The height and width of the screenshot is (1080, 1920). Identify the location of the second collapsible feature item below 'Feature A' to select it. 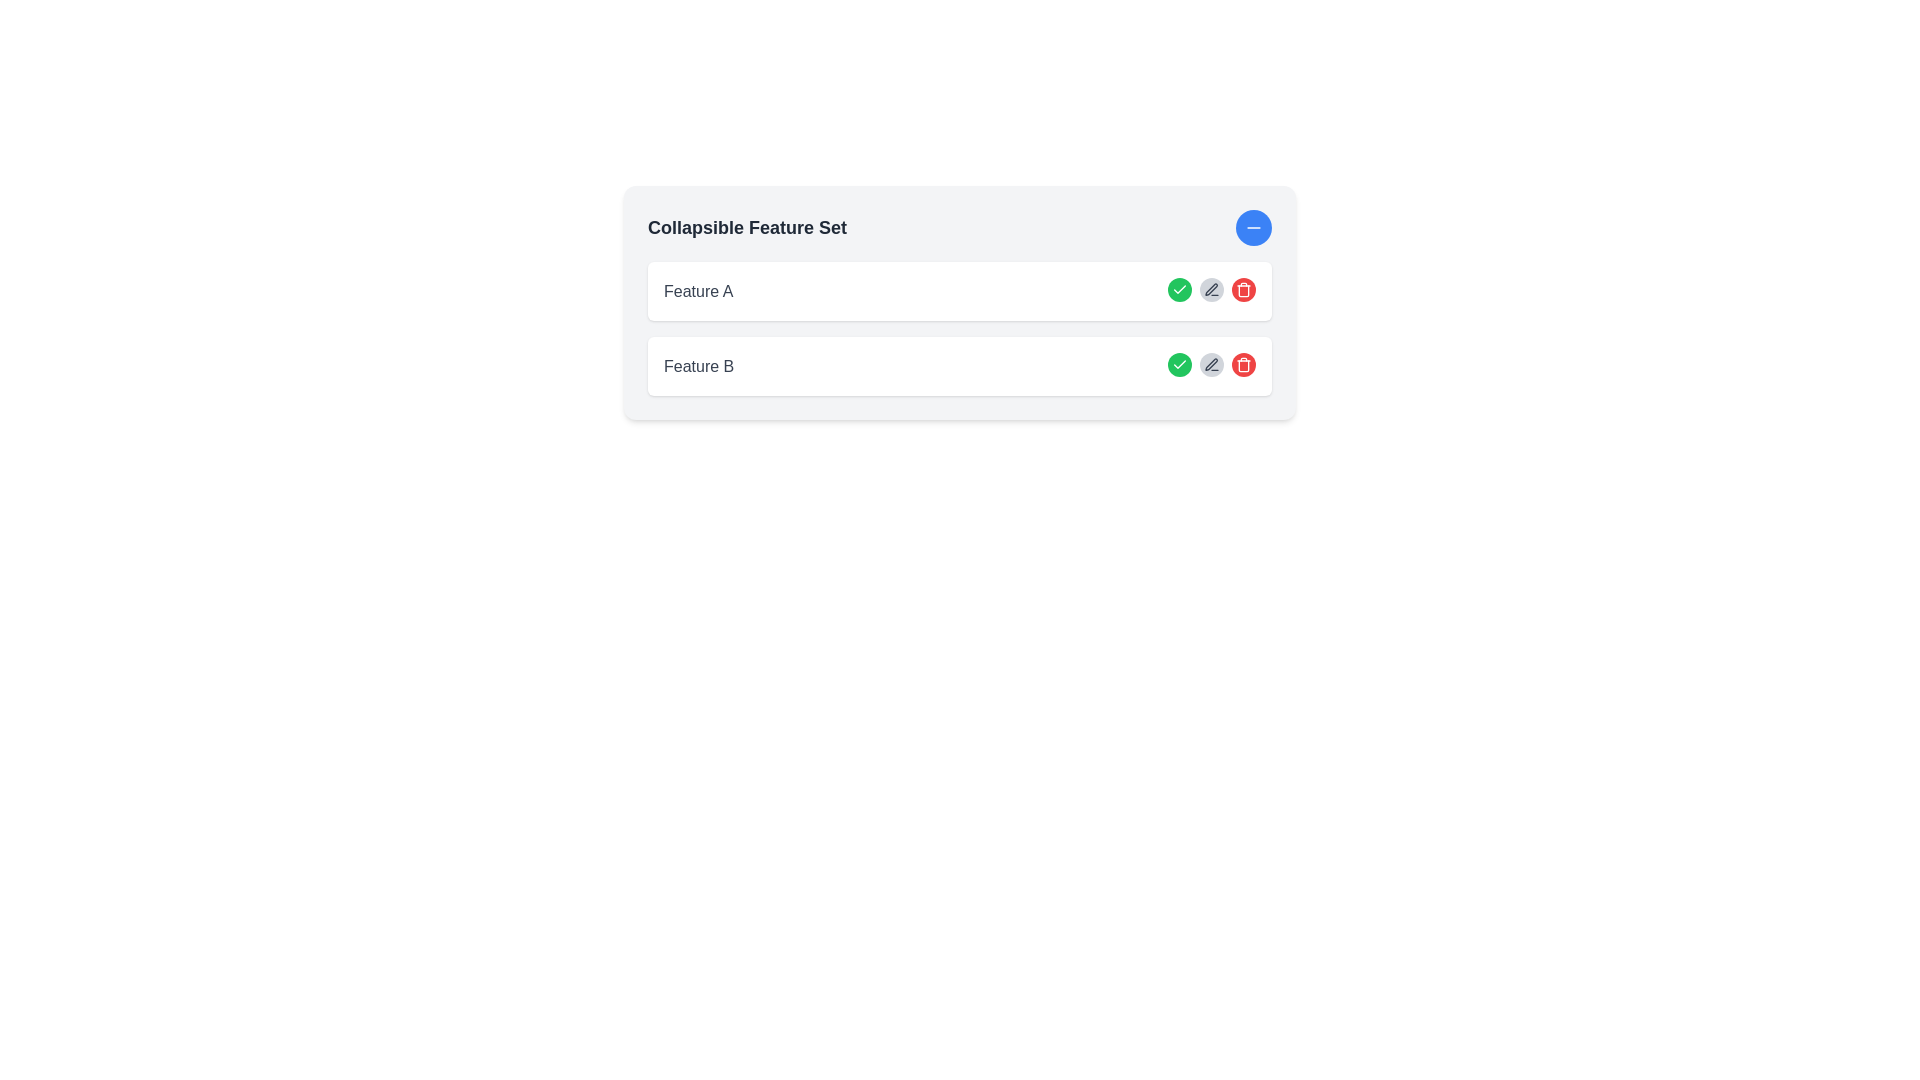
(960, 366).